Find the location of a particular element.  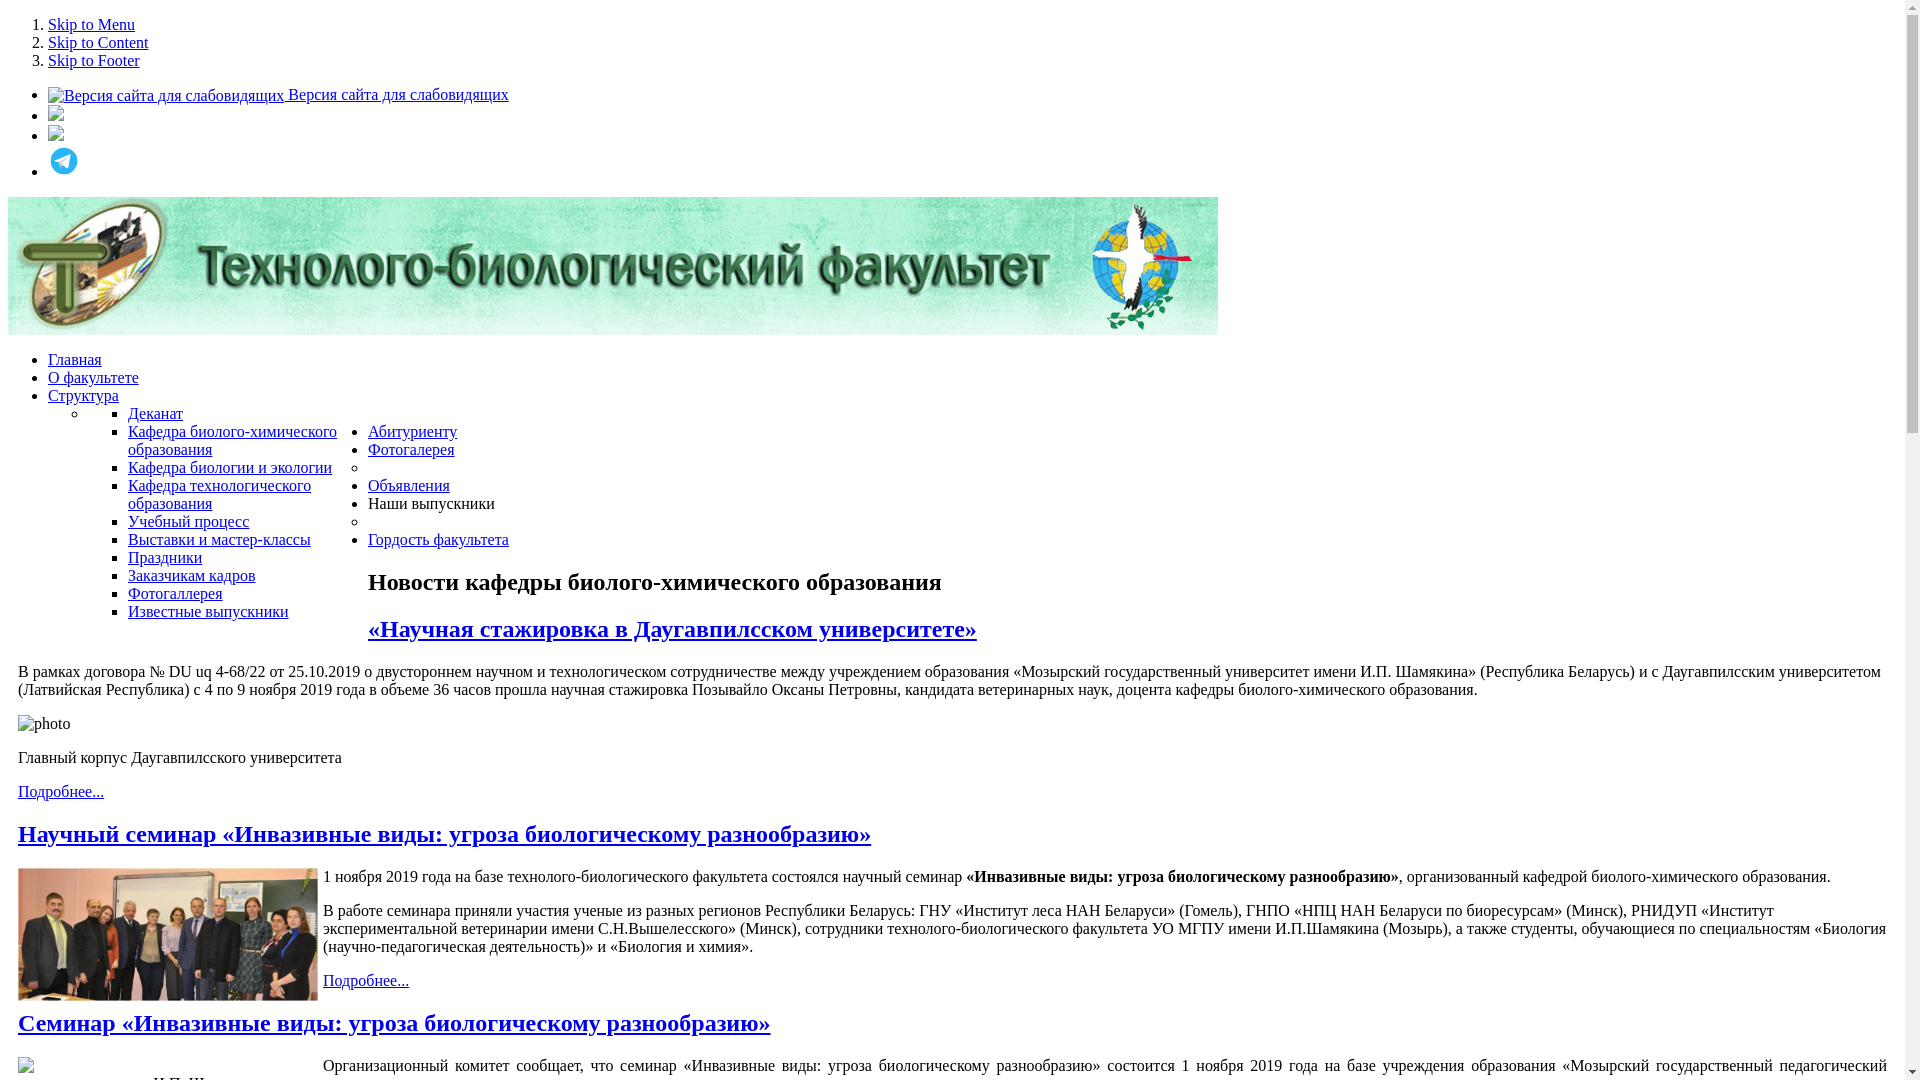

'Skip to Footer' is located at coordinates (93, 59).